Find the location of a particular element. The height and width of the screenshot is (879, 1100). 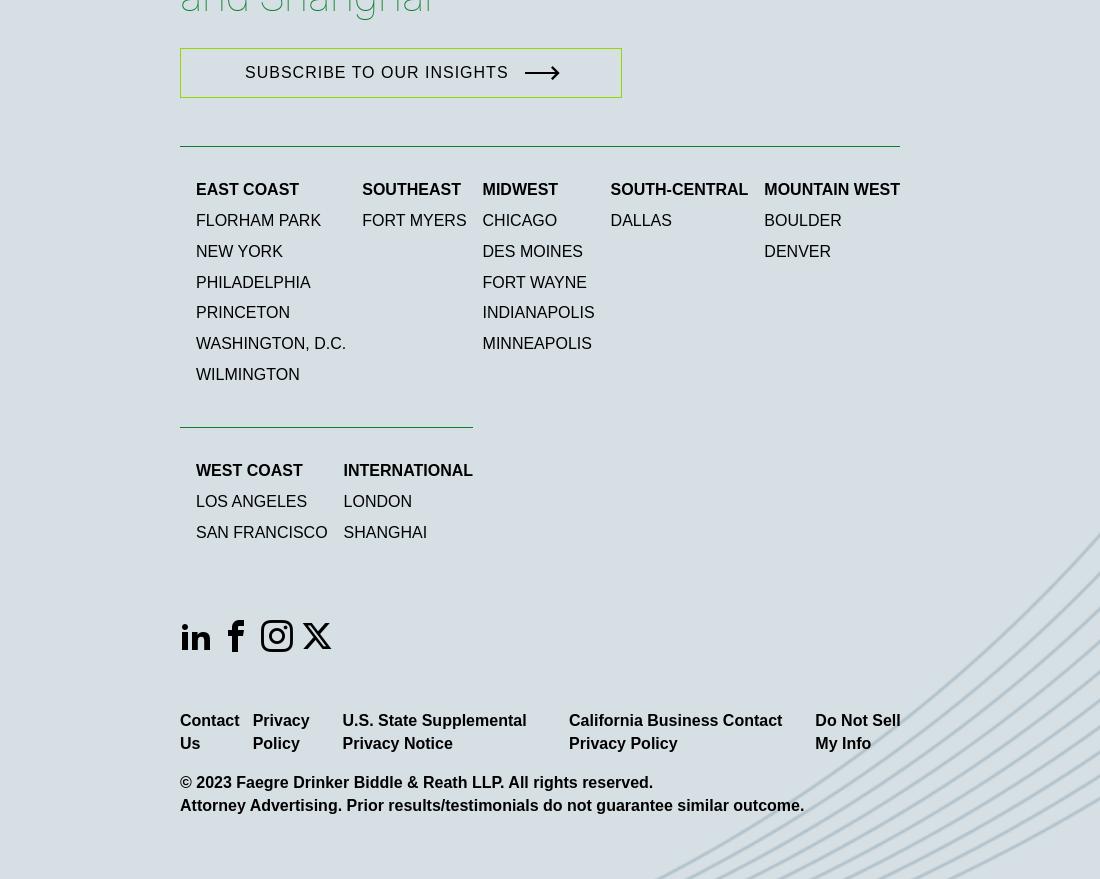

'Los Angeles' is located at coordinates (251, 499).